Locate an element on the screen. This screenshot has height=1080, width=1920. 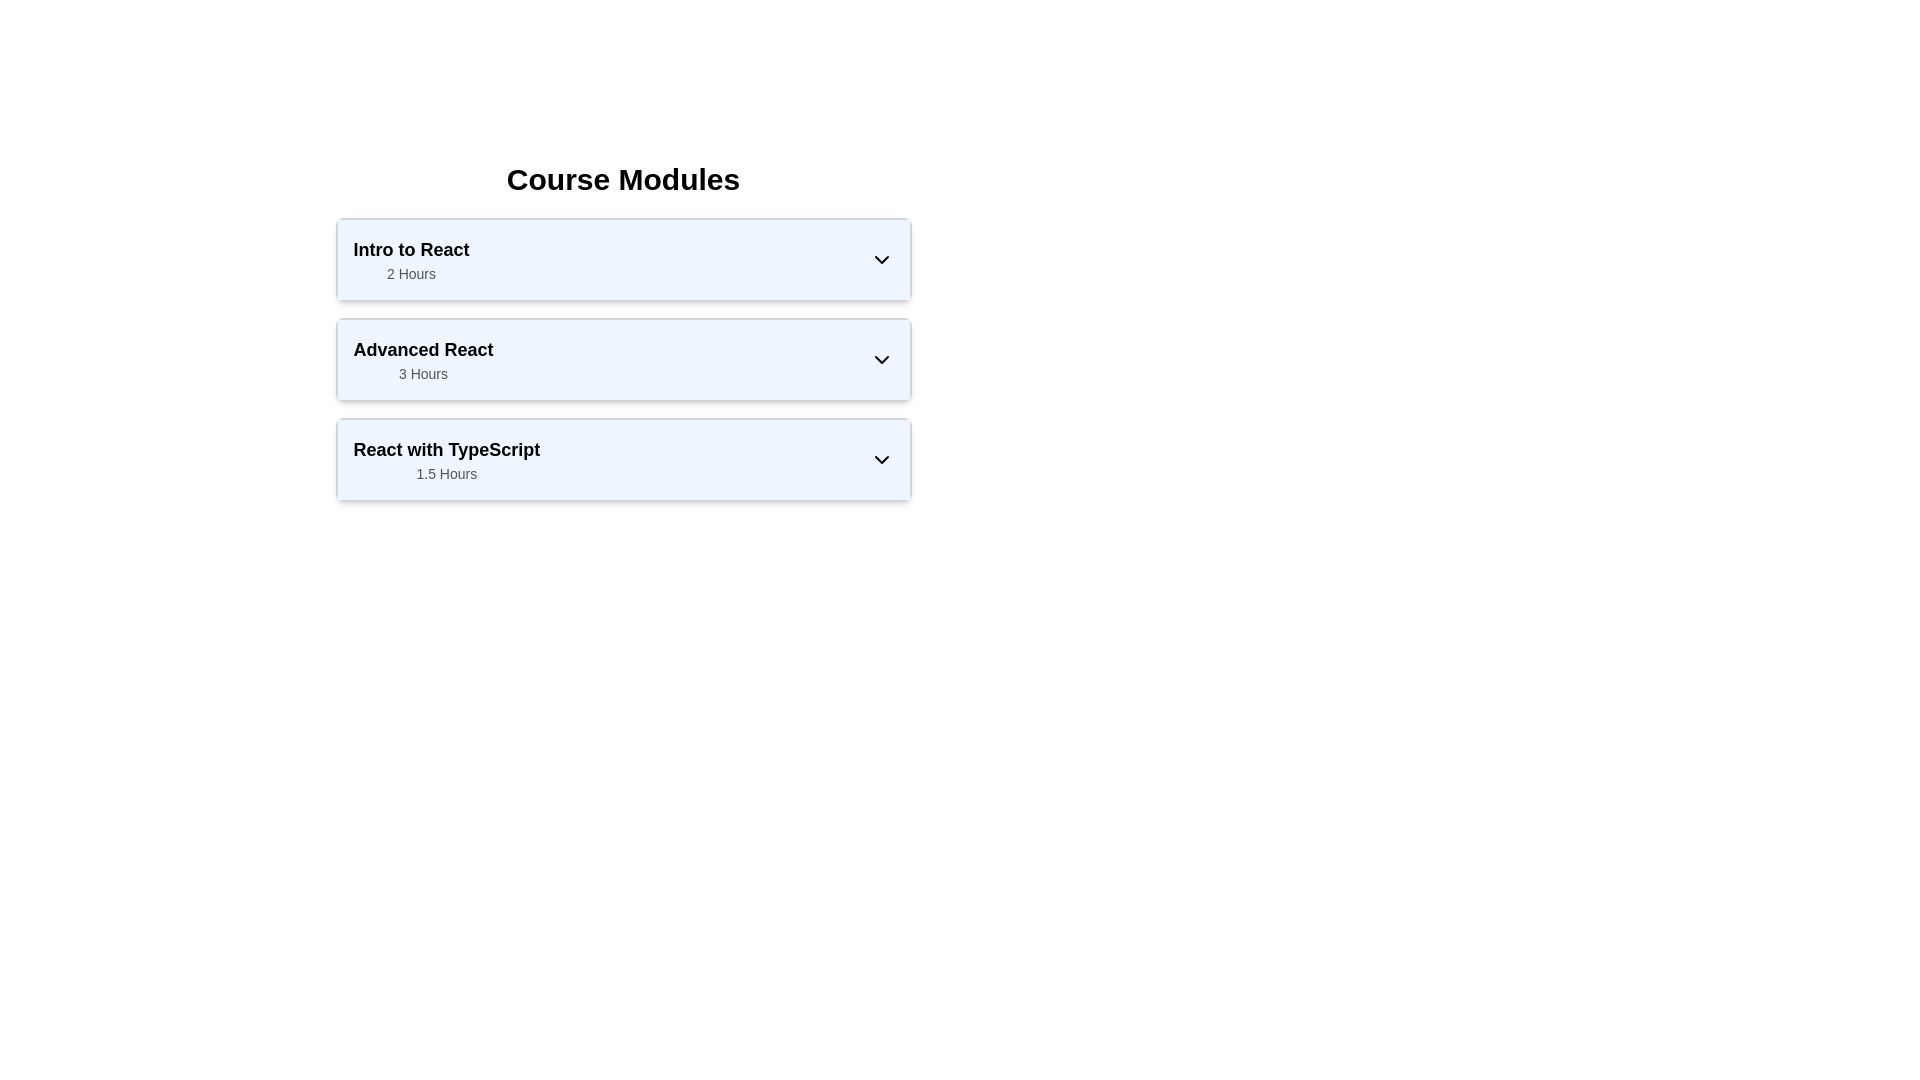
the text label displaying '2 Hours' which is styled in gray and located below the title 'Intro to React' is located at coordinates (410, 273).